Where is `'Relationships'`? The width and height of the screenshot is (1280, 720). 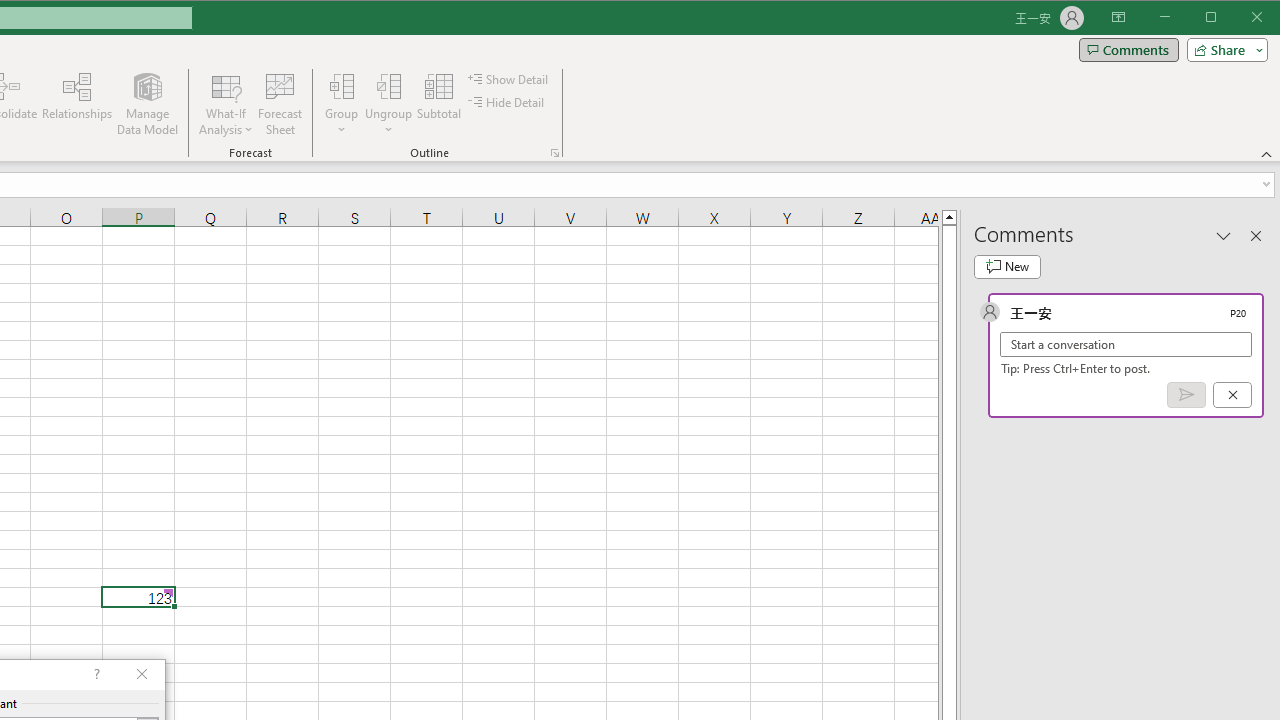 'Relationships' is located at coordinates (77, 104).